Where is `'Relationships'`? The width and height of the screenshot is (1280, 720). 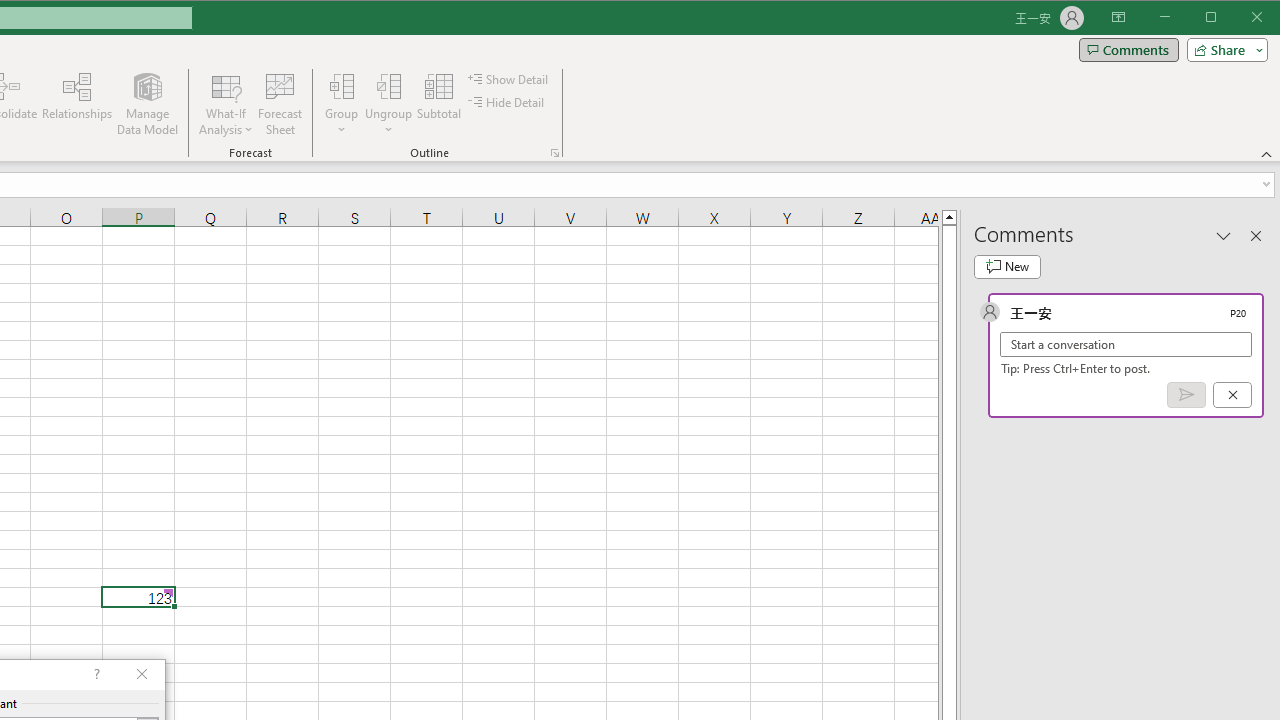 'Relationships' is located at coordinates (77, 104).